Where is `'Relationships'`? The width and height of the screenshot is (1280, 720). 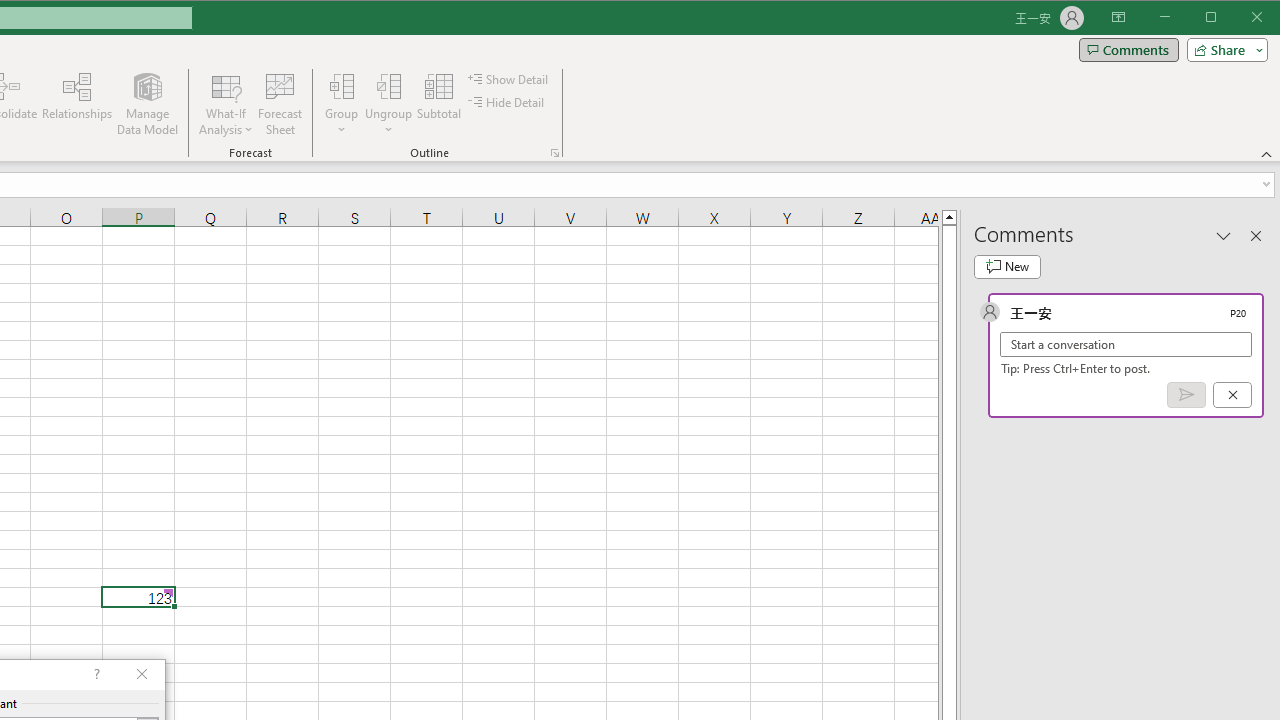 'Relationships' is located at coordinates (77, 104).